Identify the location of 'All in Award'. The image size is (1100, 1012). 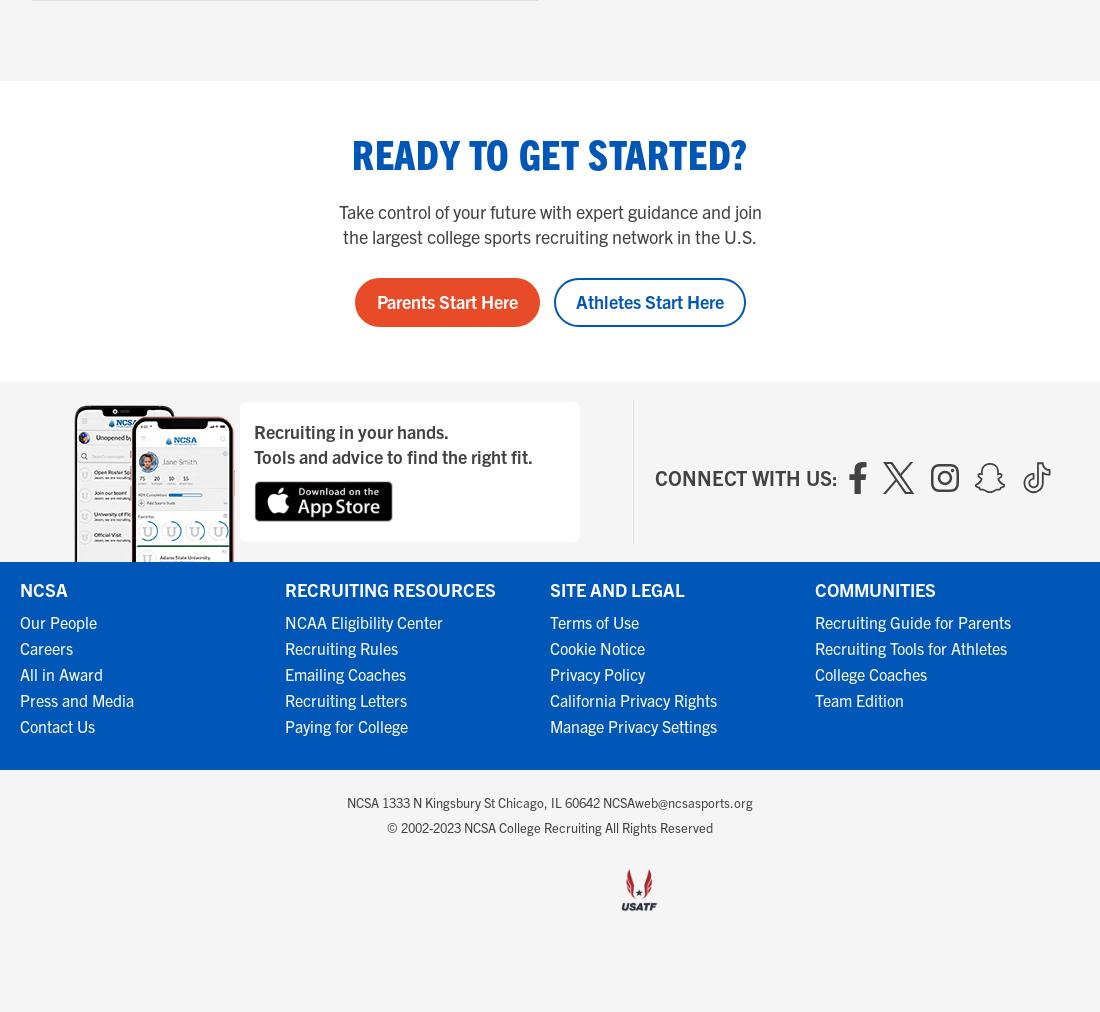
(19, 673).